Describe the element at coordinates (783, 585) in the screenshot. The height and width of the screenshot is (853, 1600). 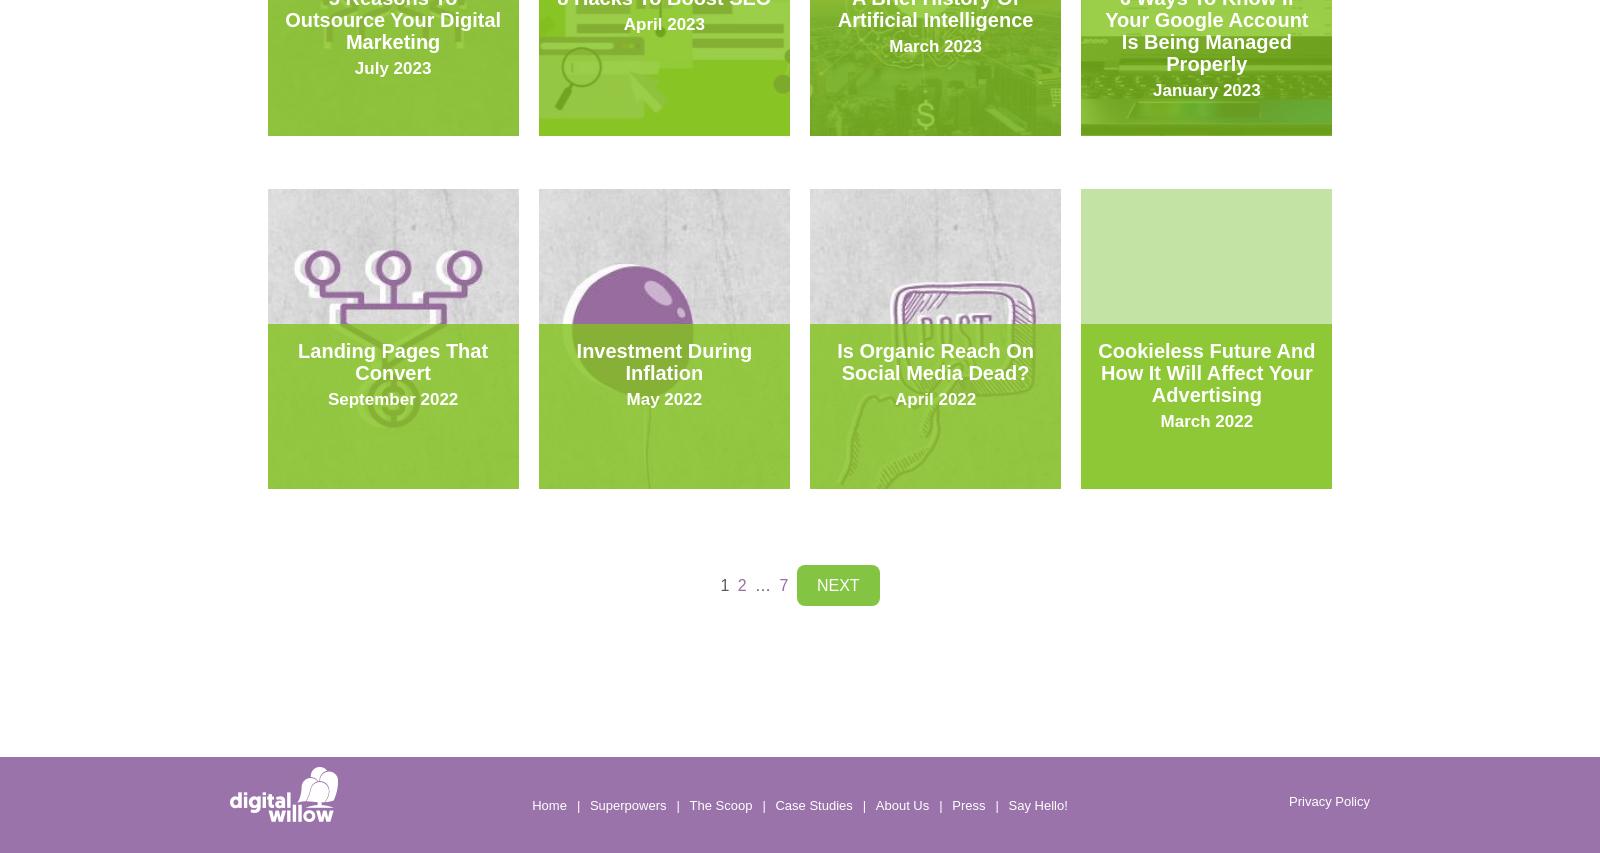
I see `'7'` at that location.